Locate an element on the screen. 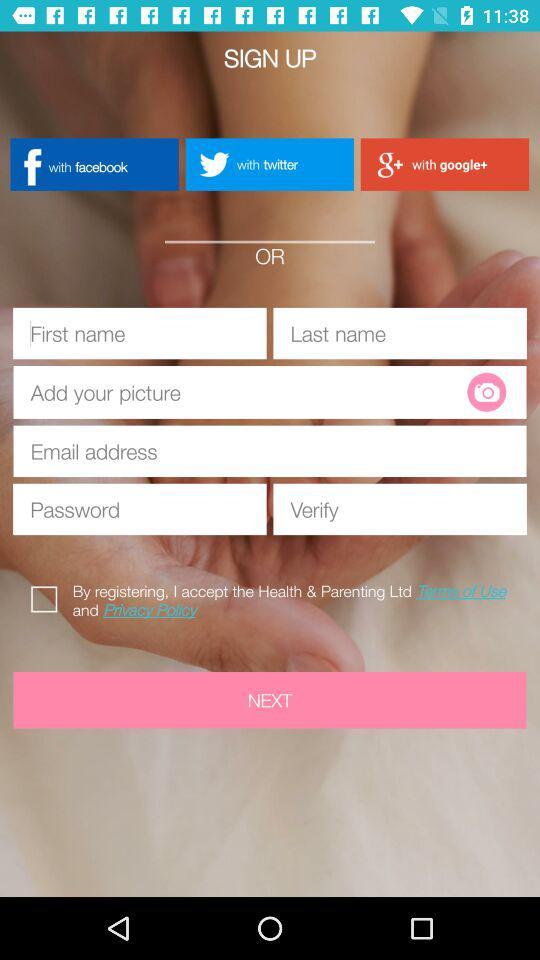  the icon above the next icon is located at coordinates (48, 596).